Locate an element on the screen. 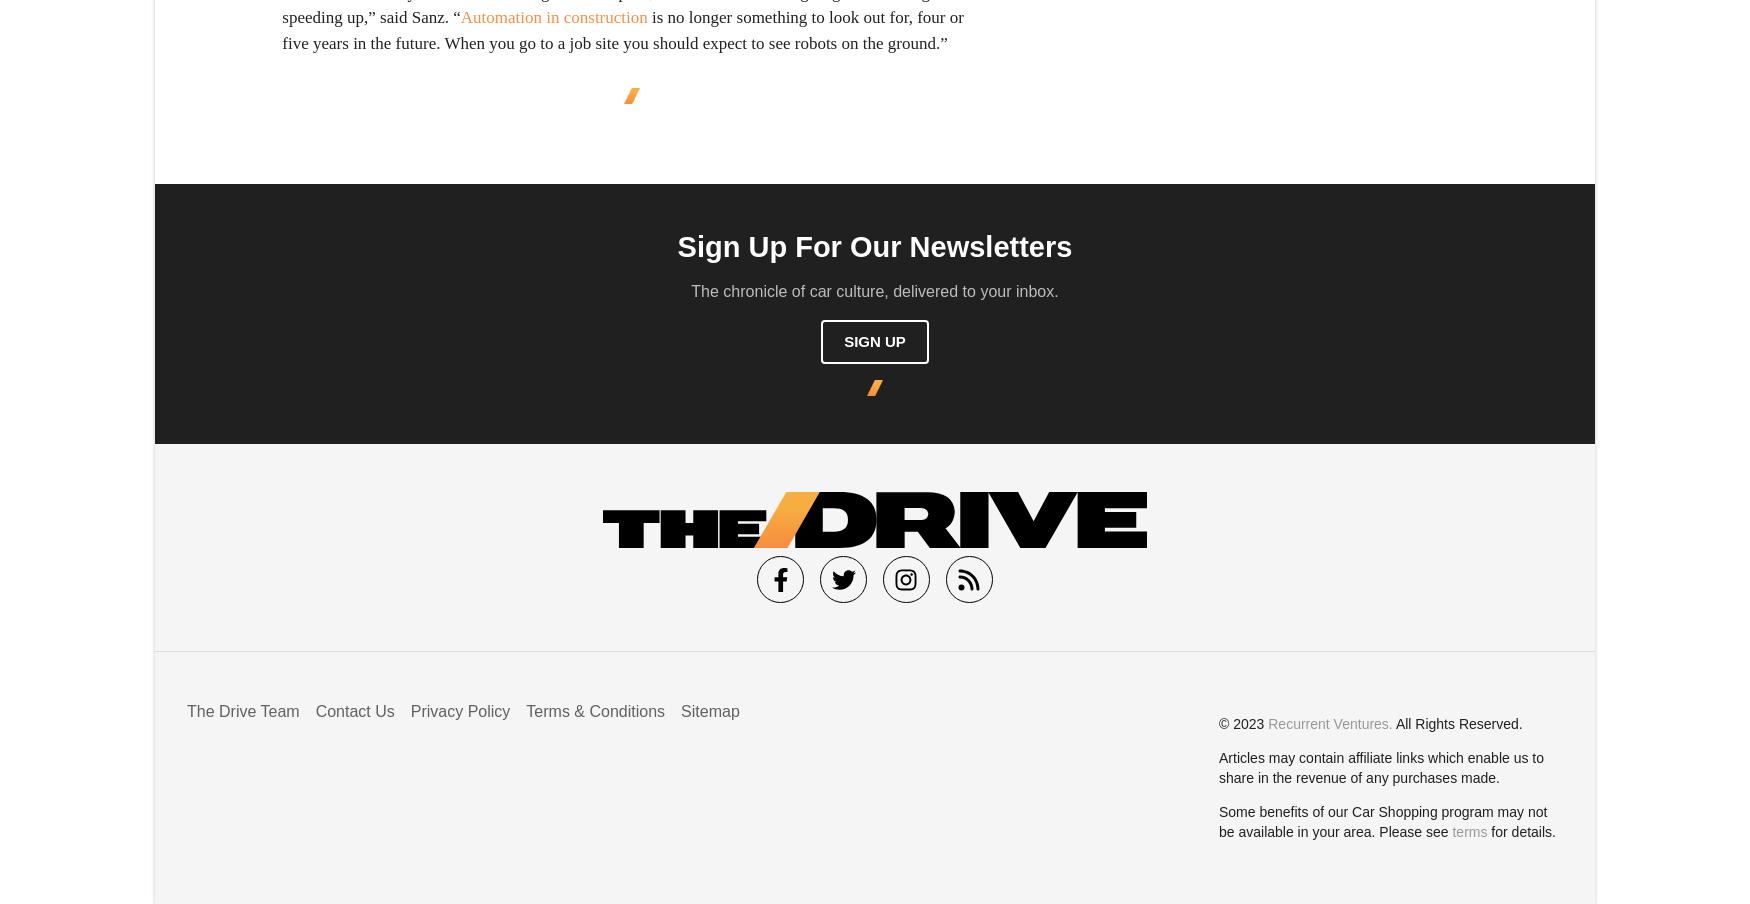  'Privacy Policy' is located at coordinates (460, 709).